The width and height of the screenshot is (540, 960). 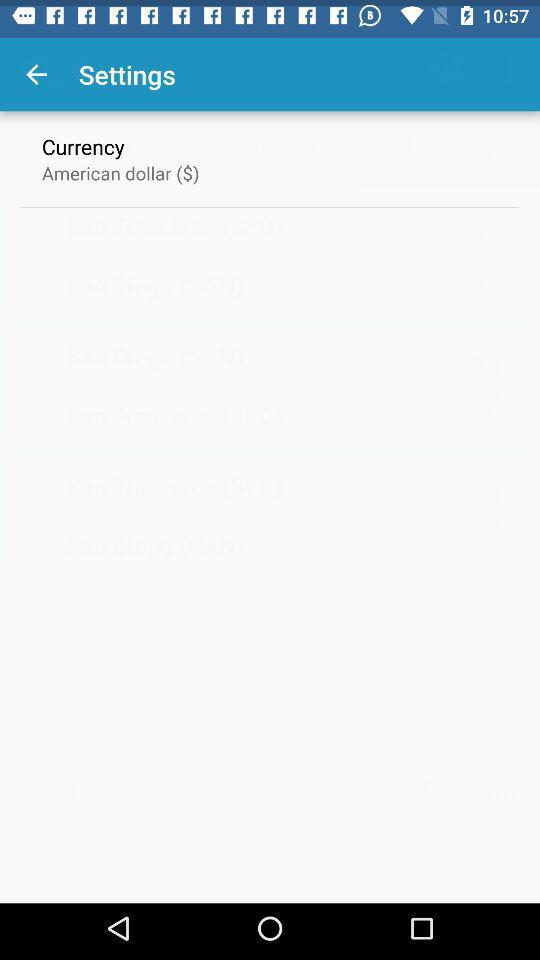 I want to click on the item above currency item, so click(x=36, y=68).